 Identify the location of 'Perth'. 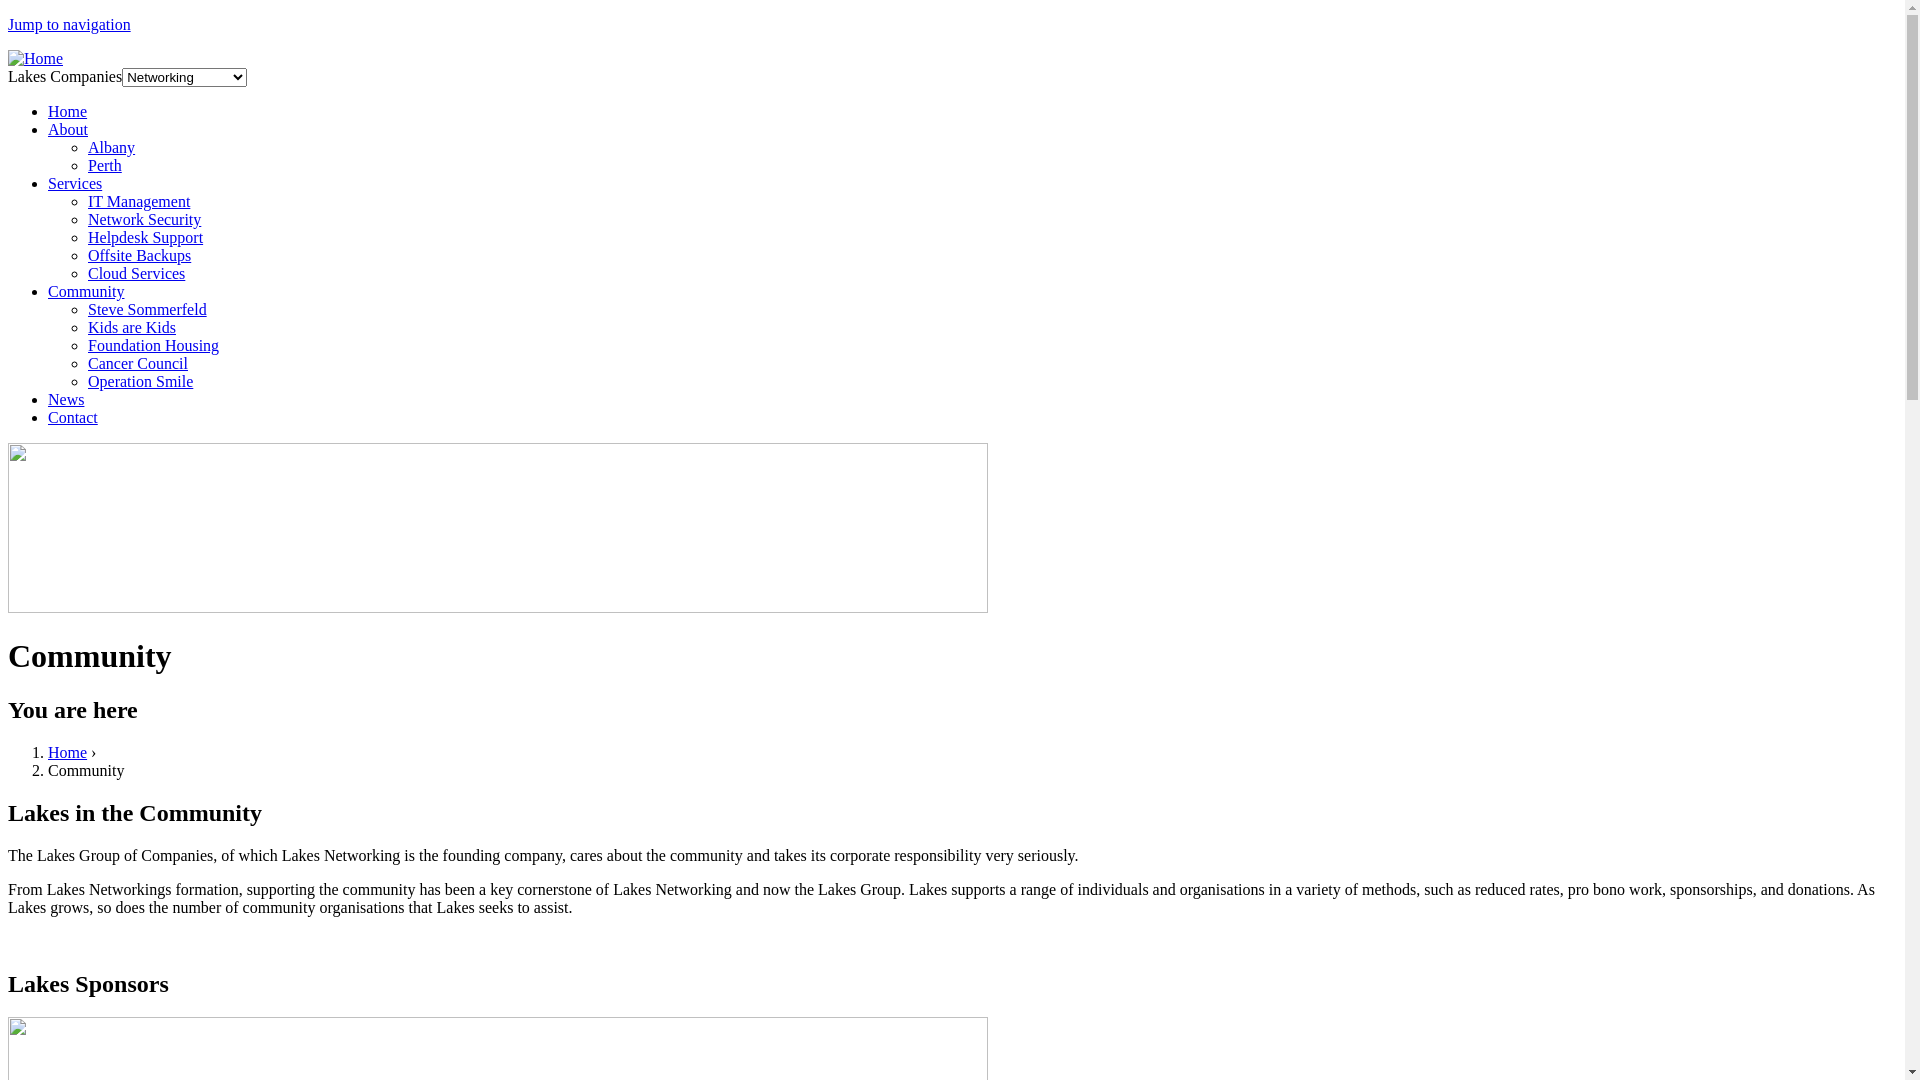
(104, 164).